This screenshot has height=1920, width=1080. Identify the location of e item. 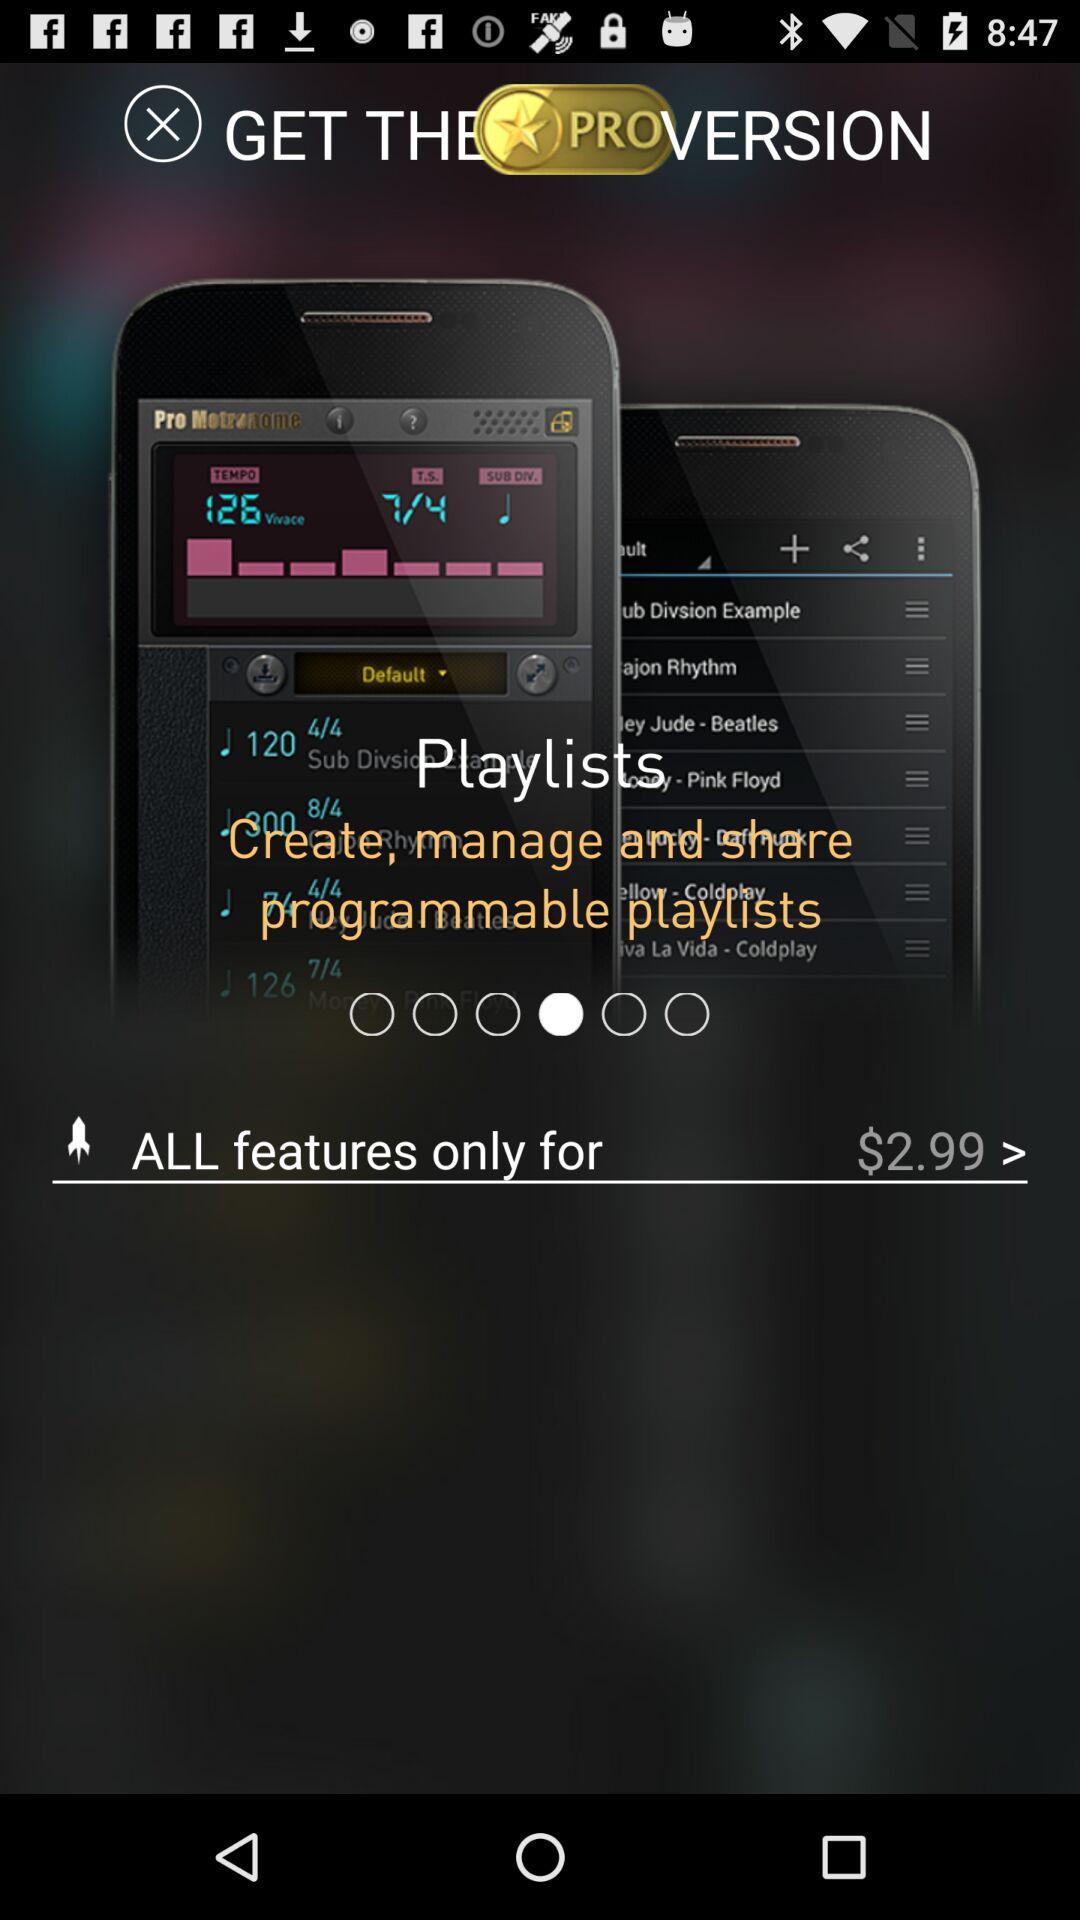
(162, 122).